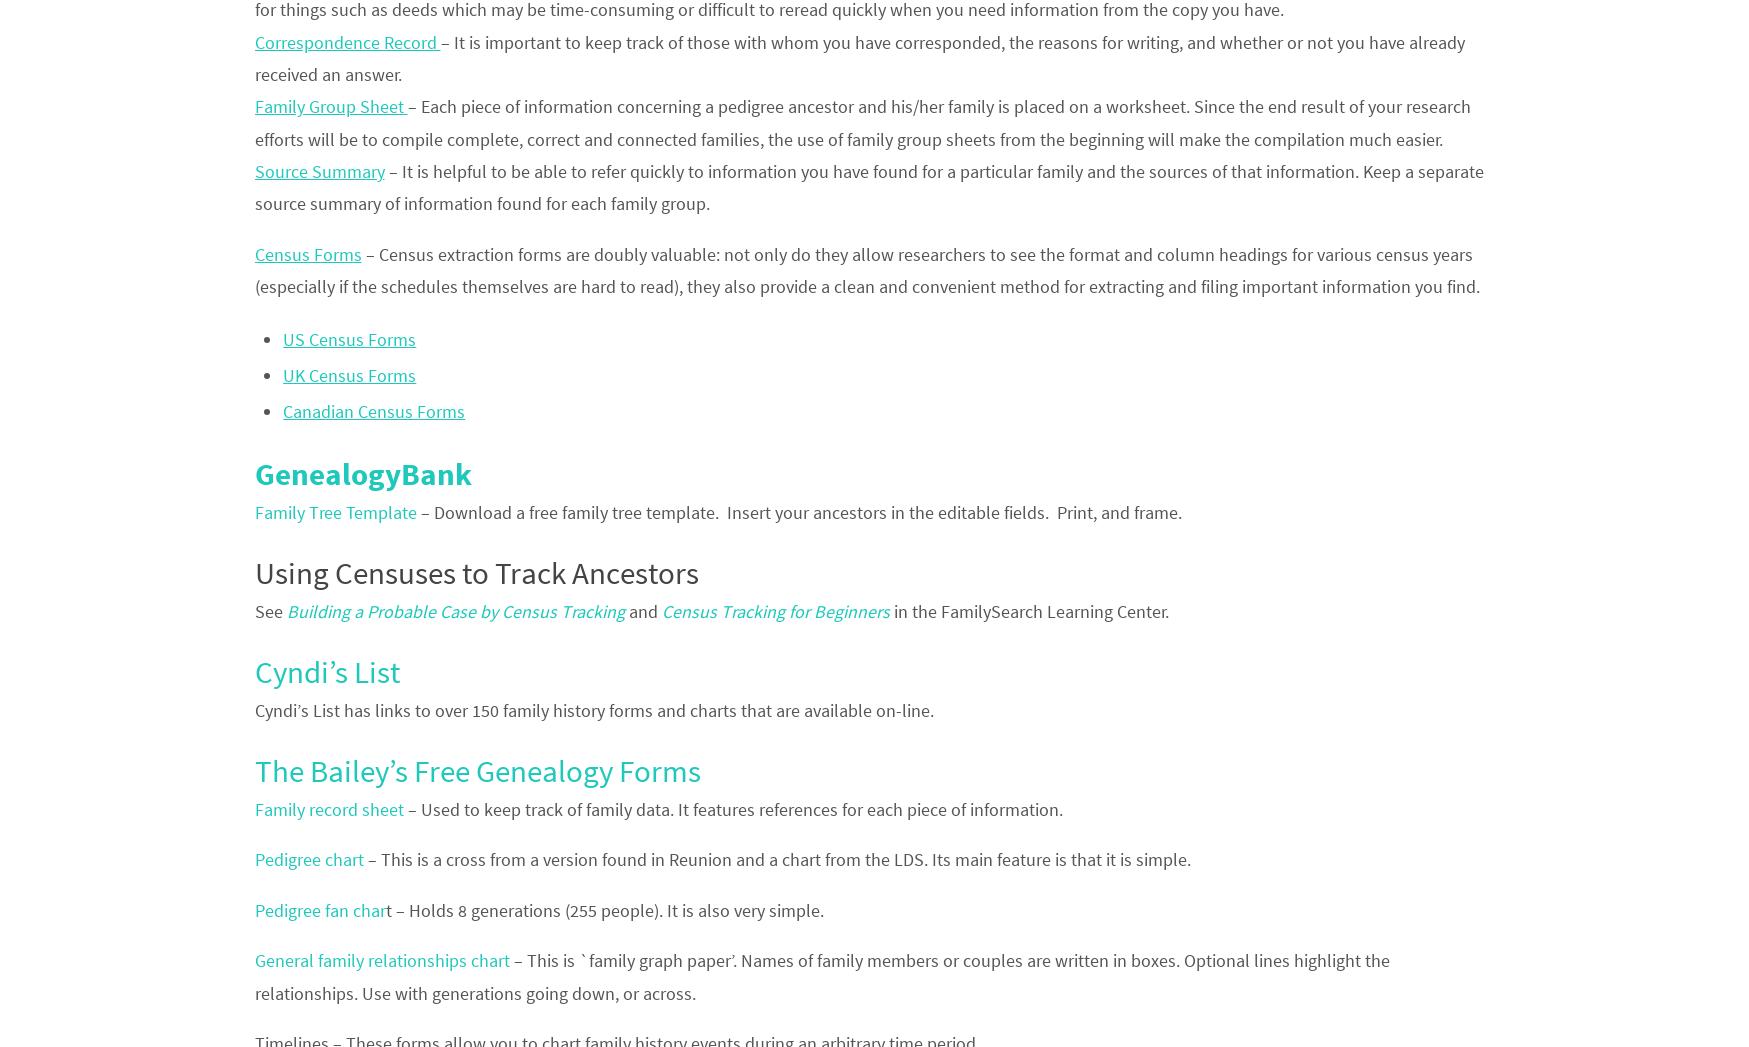  Describe the element at coordinates (349, 338) in the screenshot. I see `'US Census Forms'` at that location.